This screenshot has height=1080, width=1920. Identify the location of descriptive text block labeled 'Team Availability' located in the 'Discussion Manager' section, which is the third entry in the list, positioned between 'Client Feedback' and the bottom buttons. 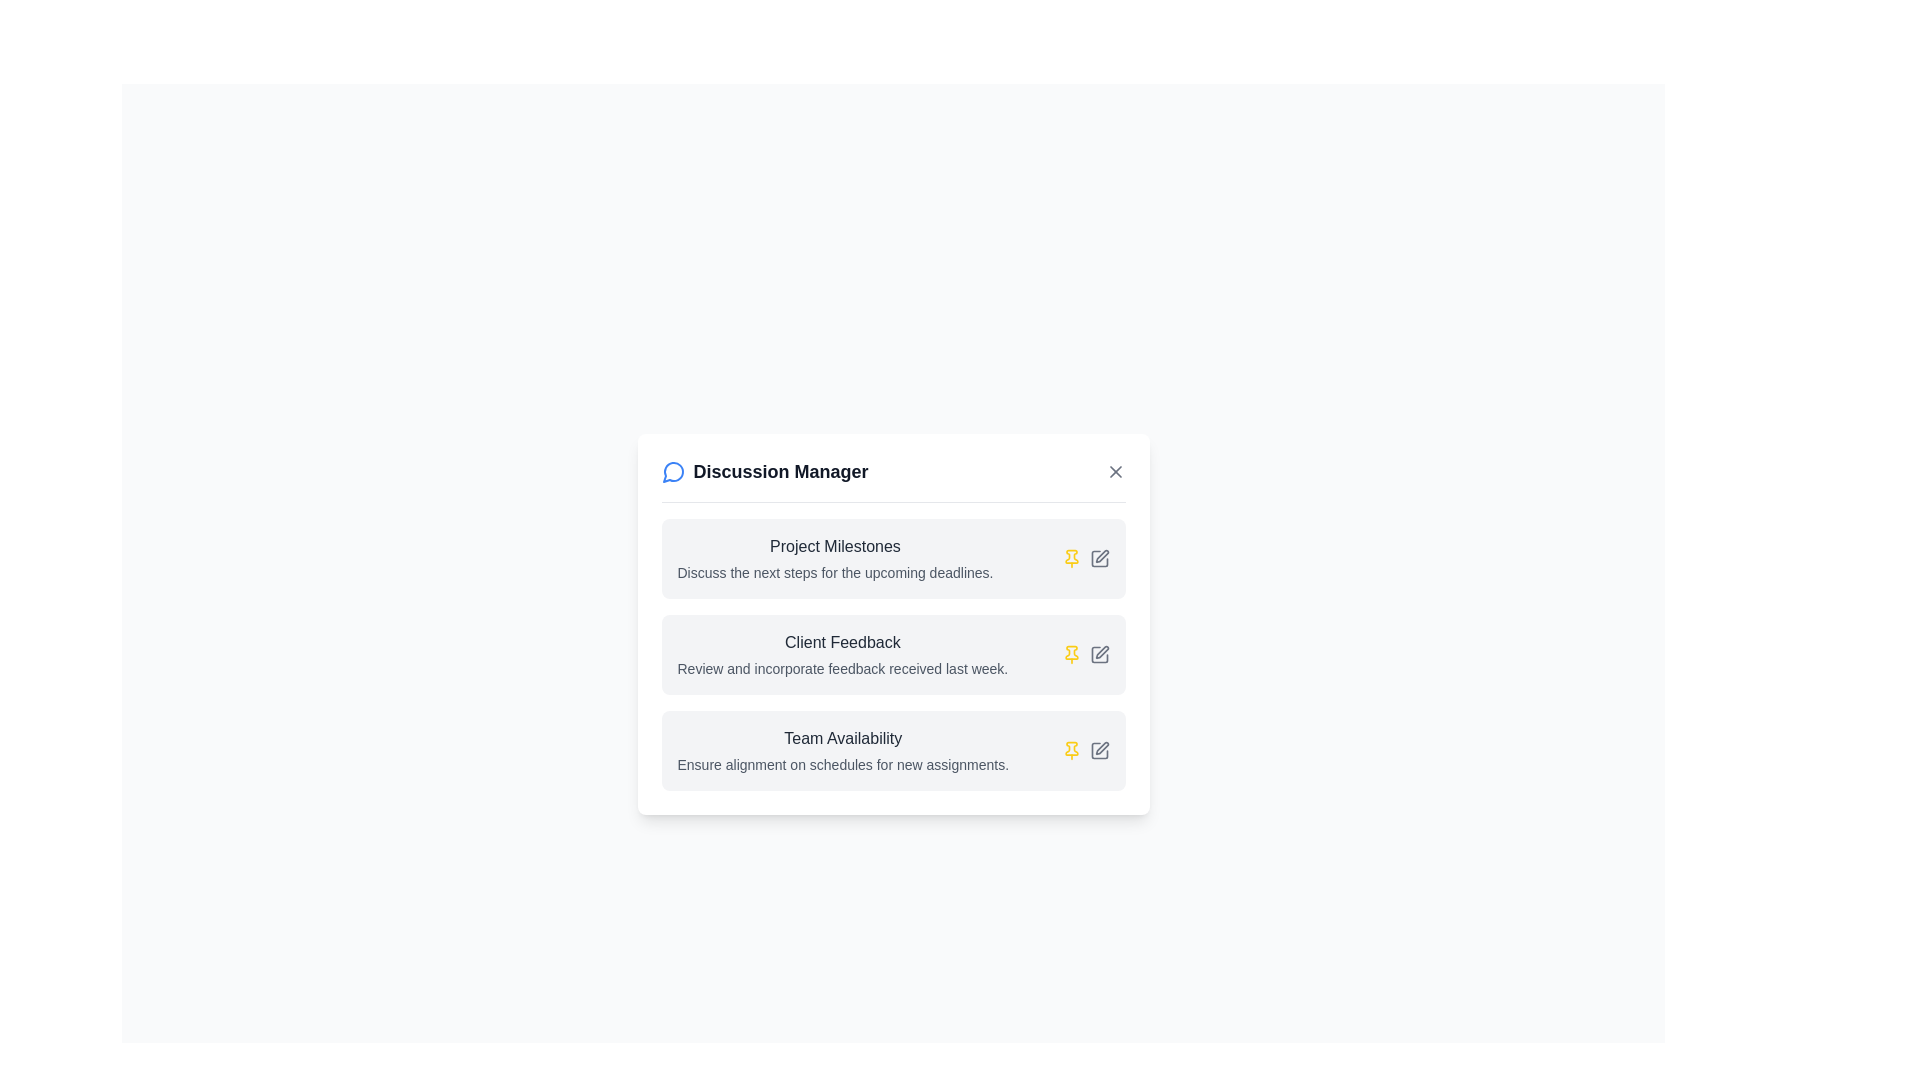
(843, 750).